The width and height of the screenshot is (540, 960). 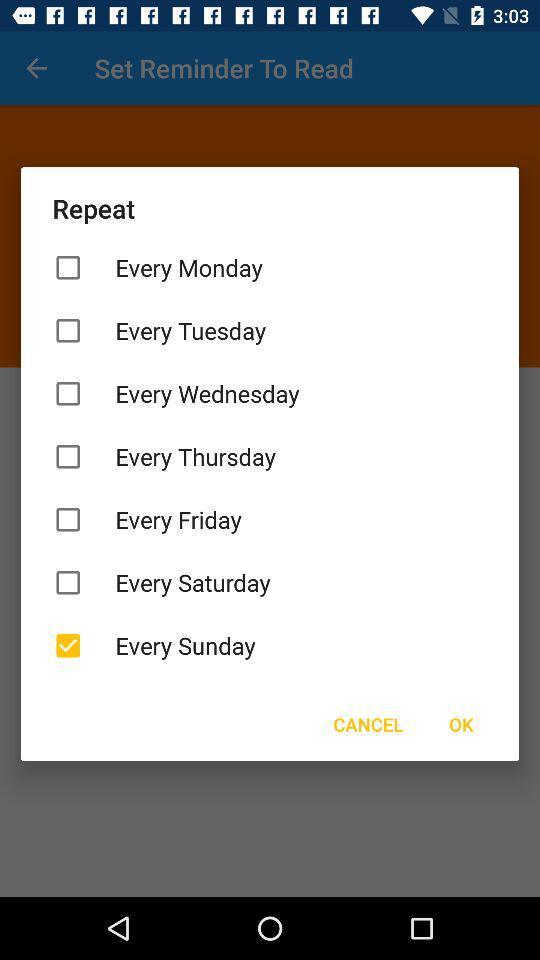 I want to click on the every thursday item, so click(x=270, y=456).